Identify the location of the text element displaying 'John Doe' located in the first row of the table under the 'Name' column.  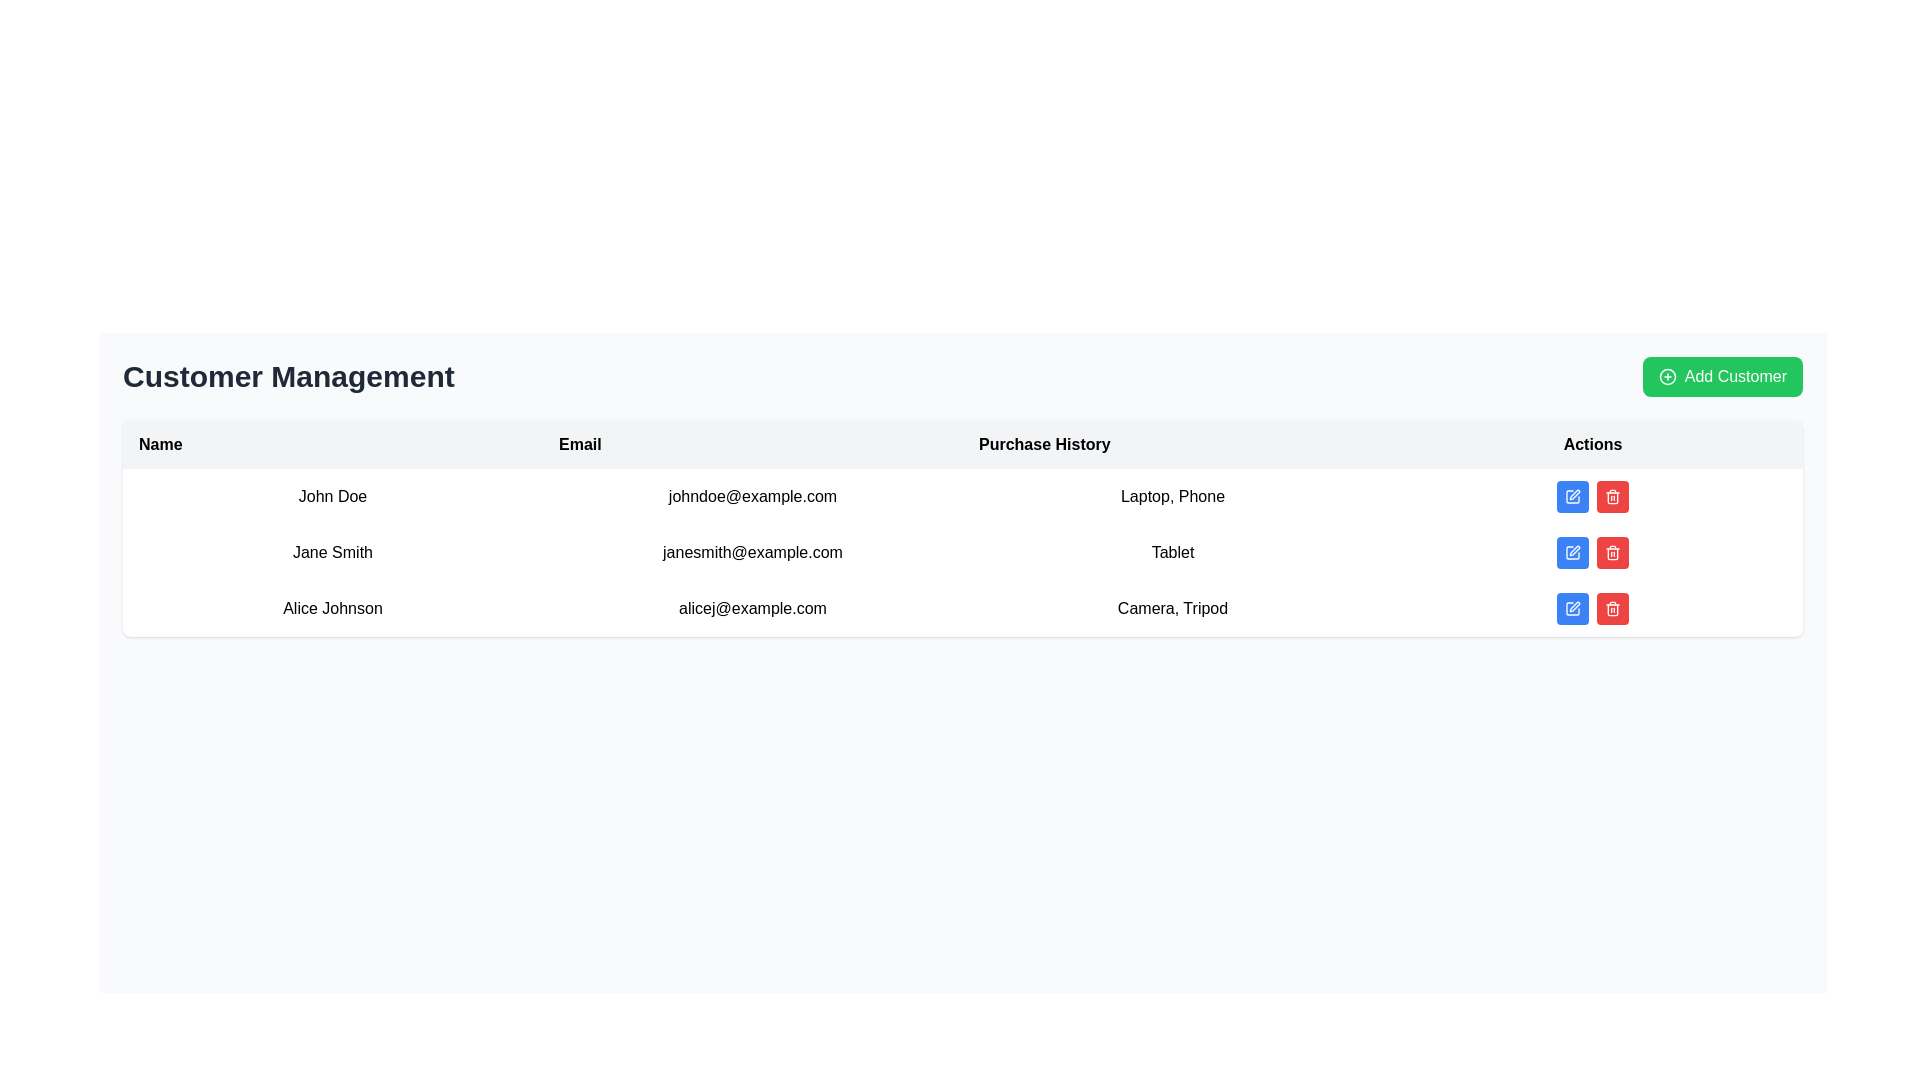
(332, 496).